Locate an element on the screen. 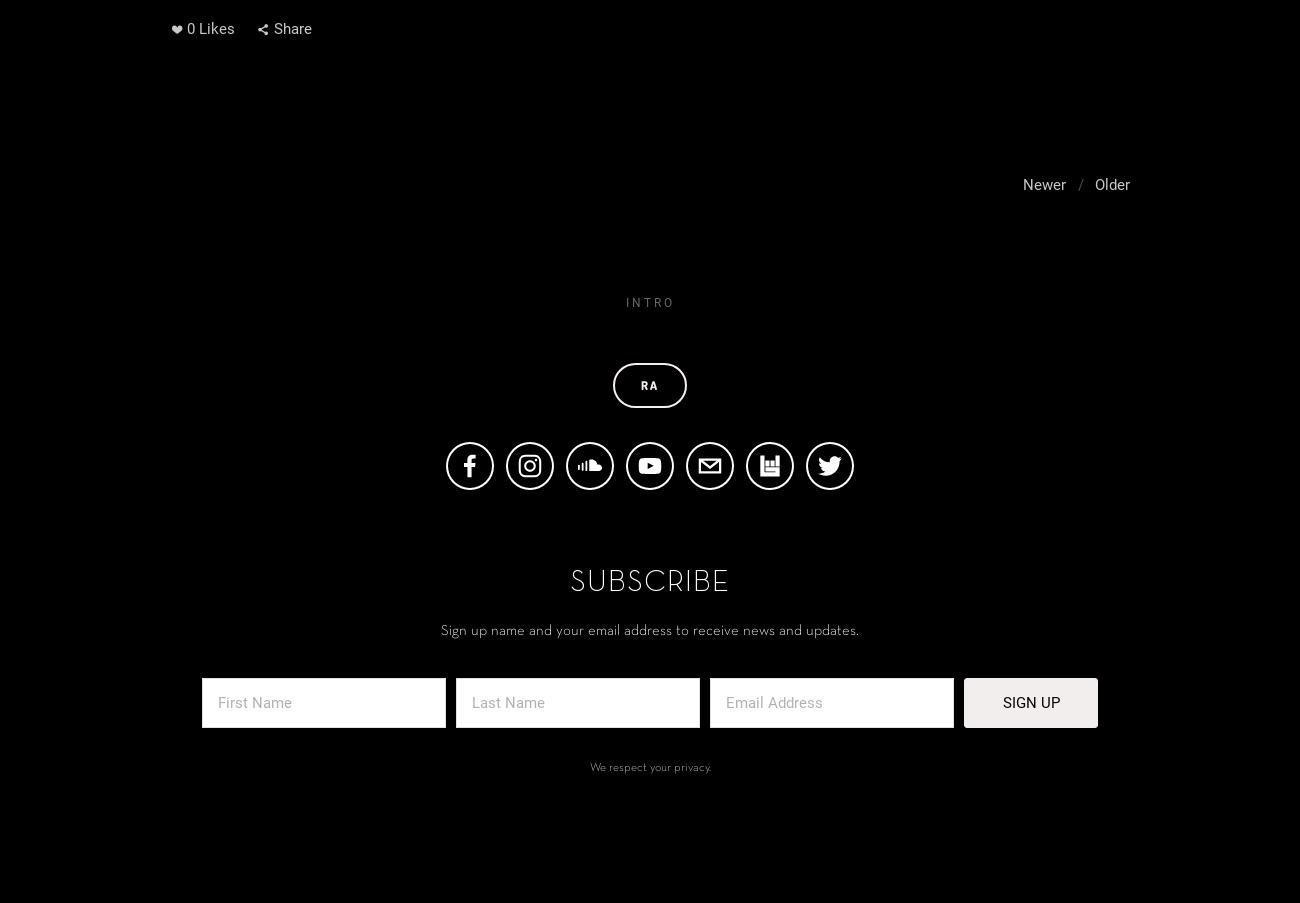  'Sign Up' is located at coordinates (1030, 700).